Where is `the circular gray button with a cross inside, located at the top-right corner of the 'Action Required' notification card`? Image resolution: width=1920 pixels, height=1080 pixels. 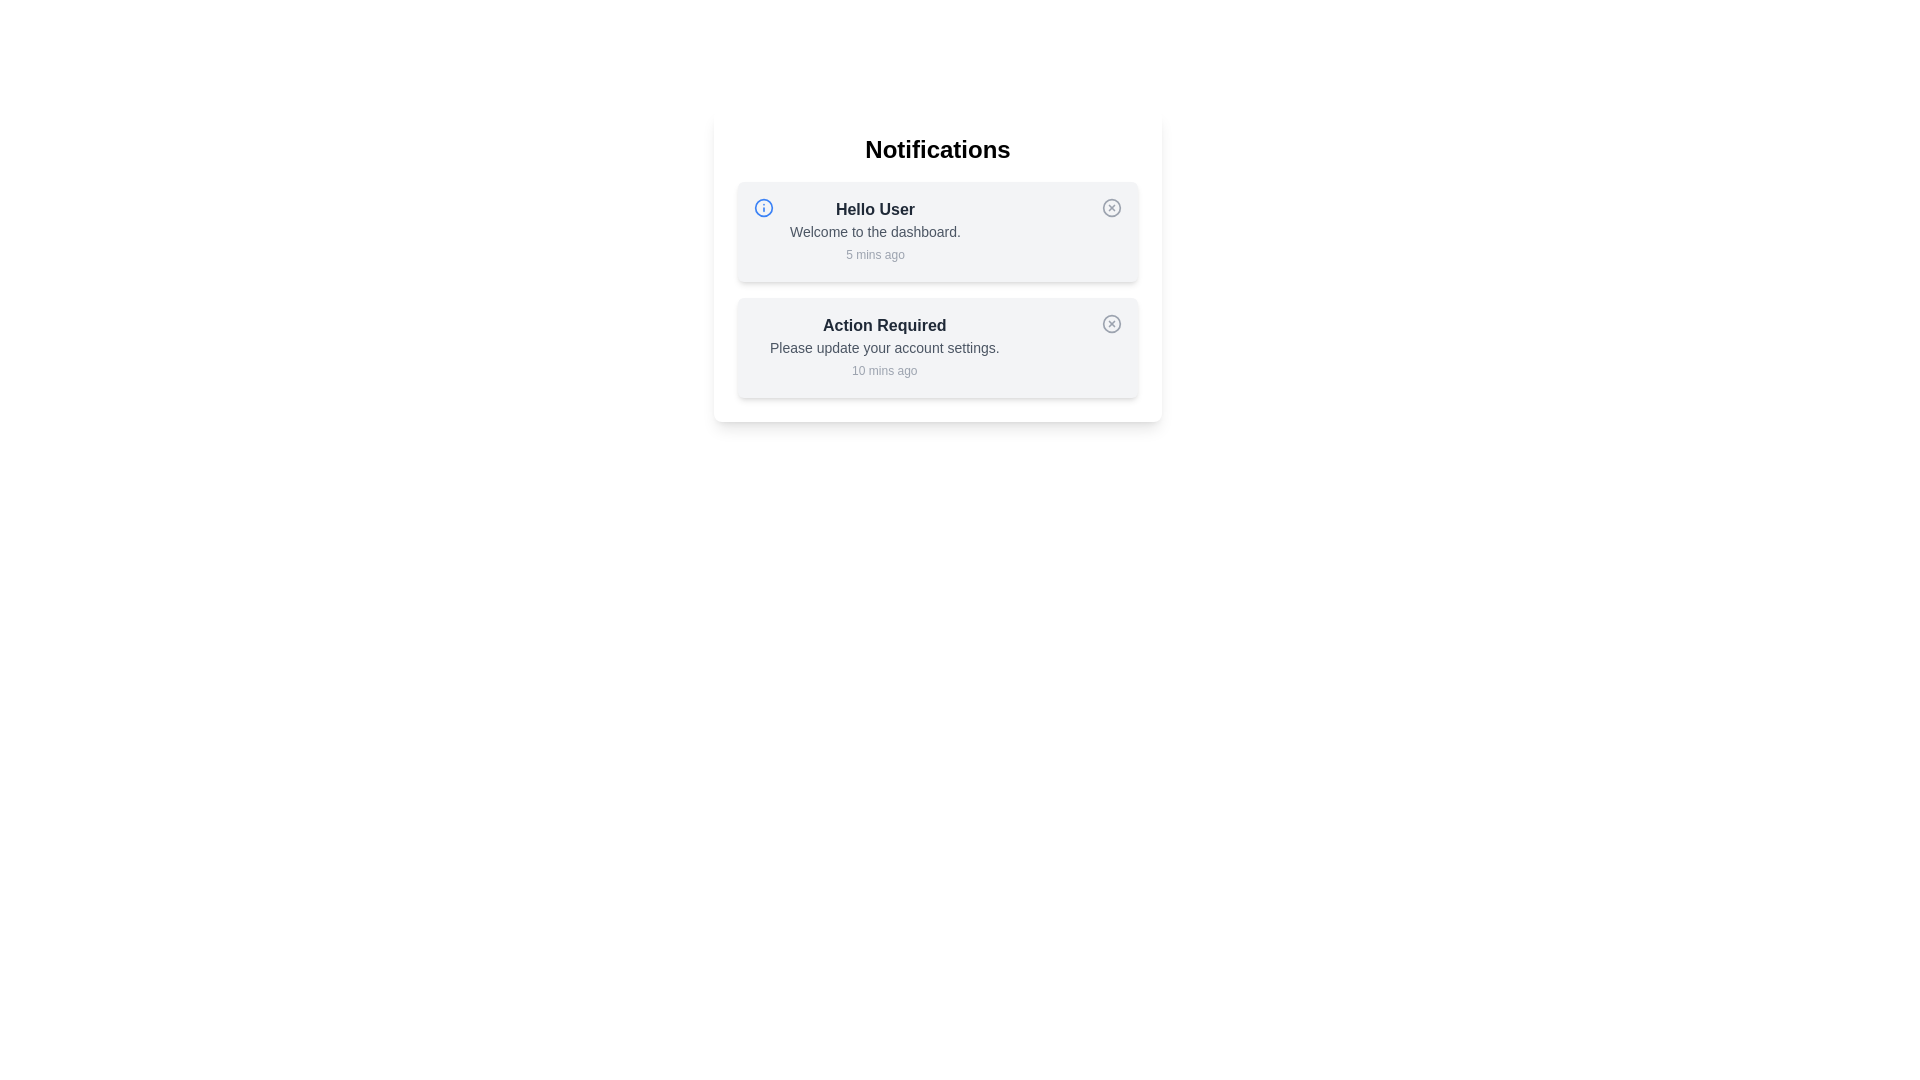
the circular gray button with a cross inside, located at the top-right corner of the 'Action Required' notification card is located at coordinates (1111, 323).